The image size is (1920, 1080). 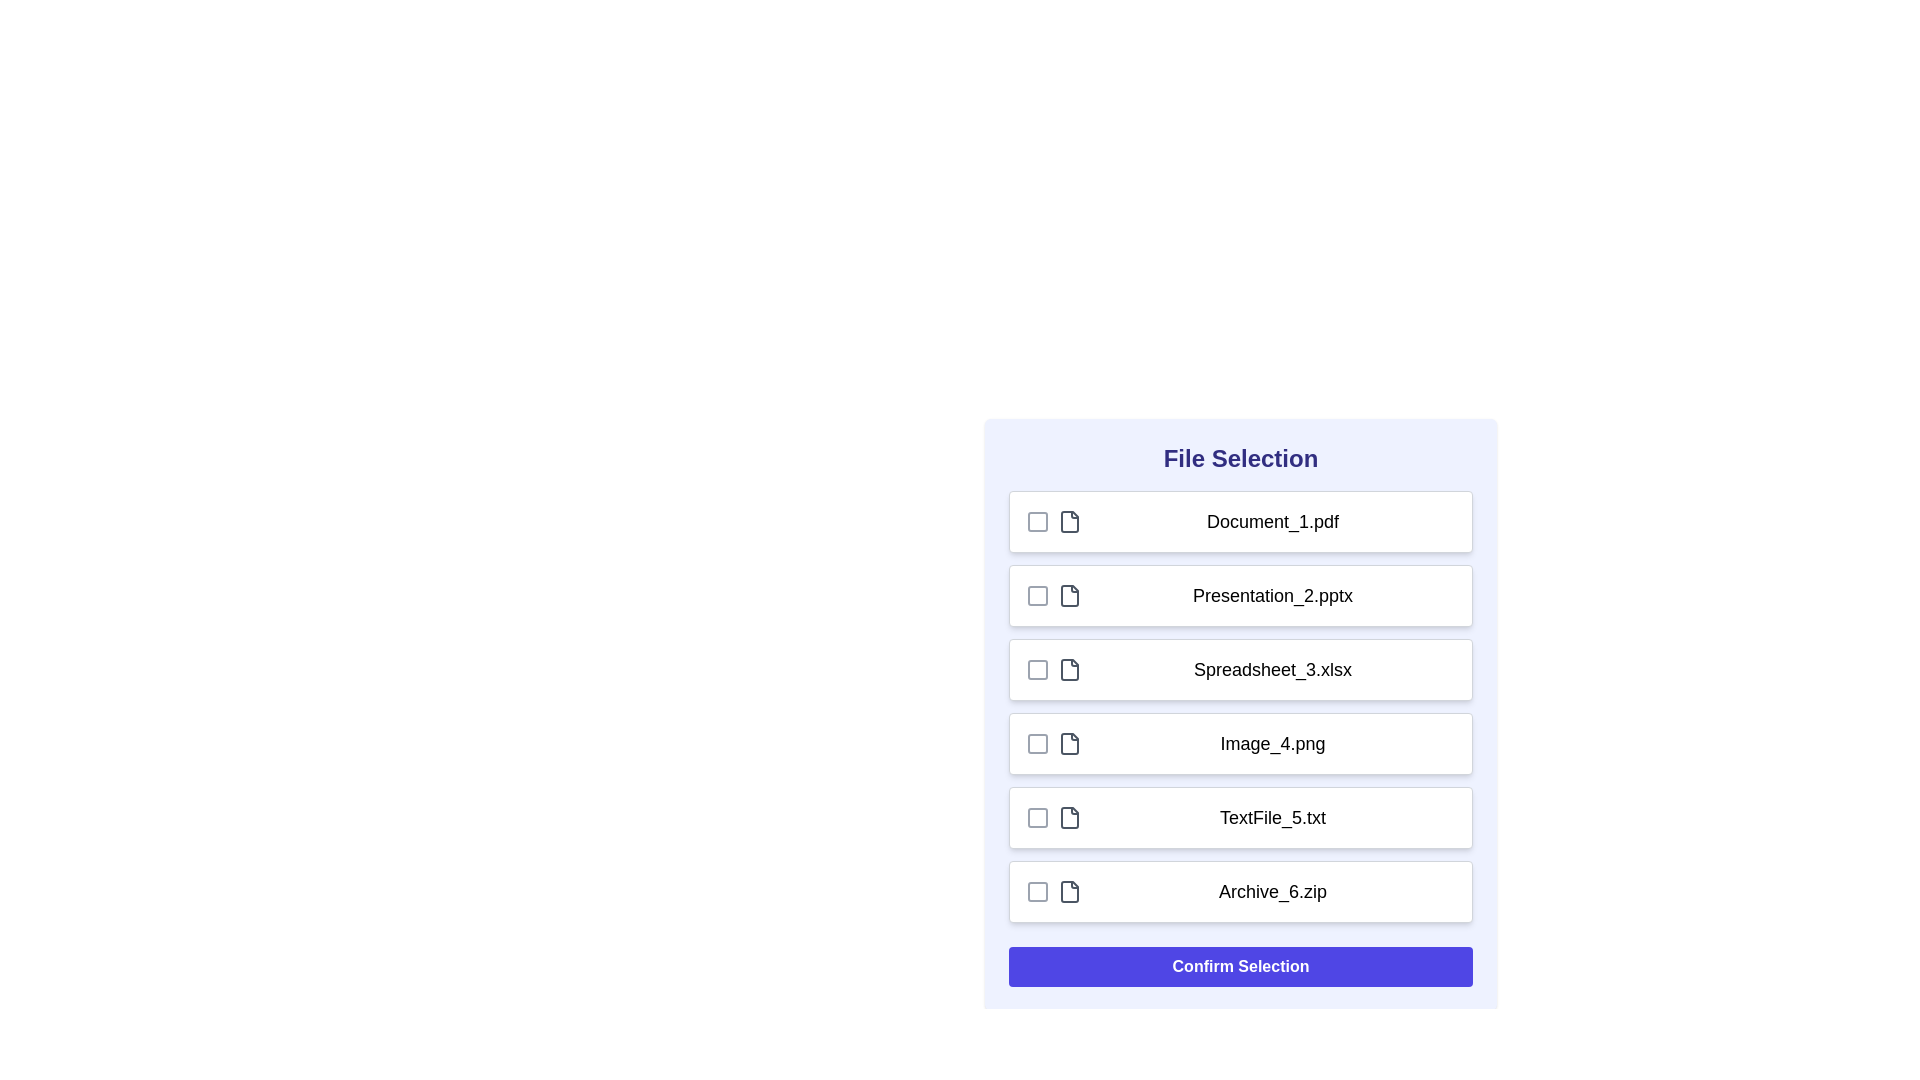 I want to click on the file row corresponding to Image_4.png, so click(x=1240, y=744).